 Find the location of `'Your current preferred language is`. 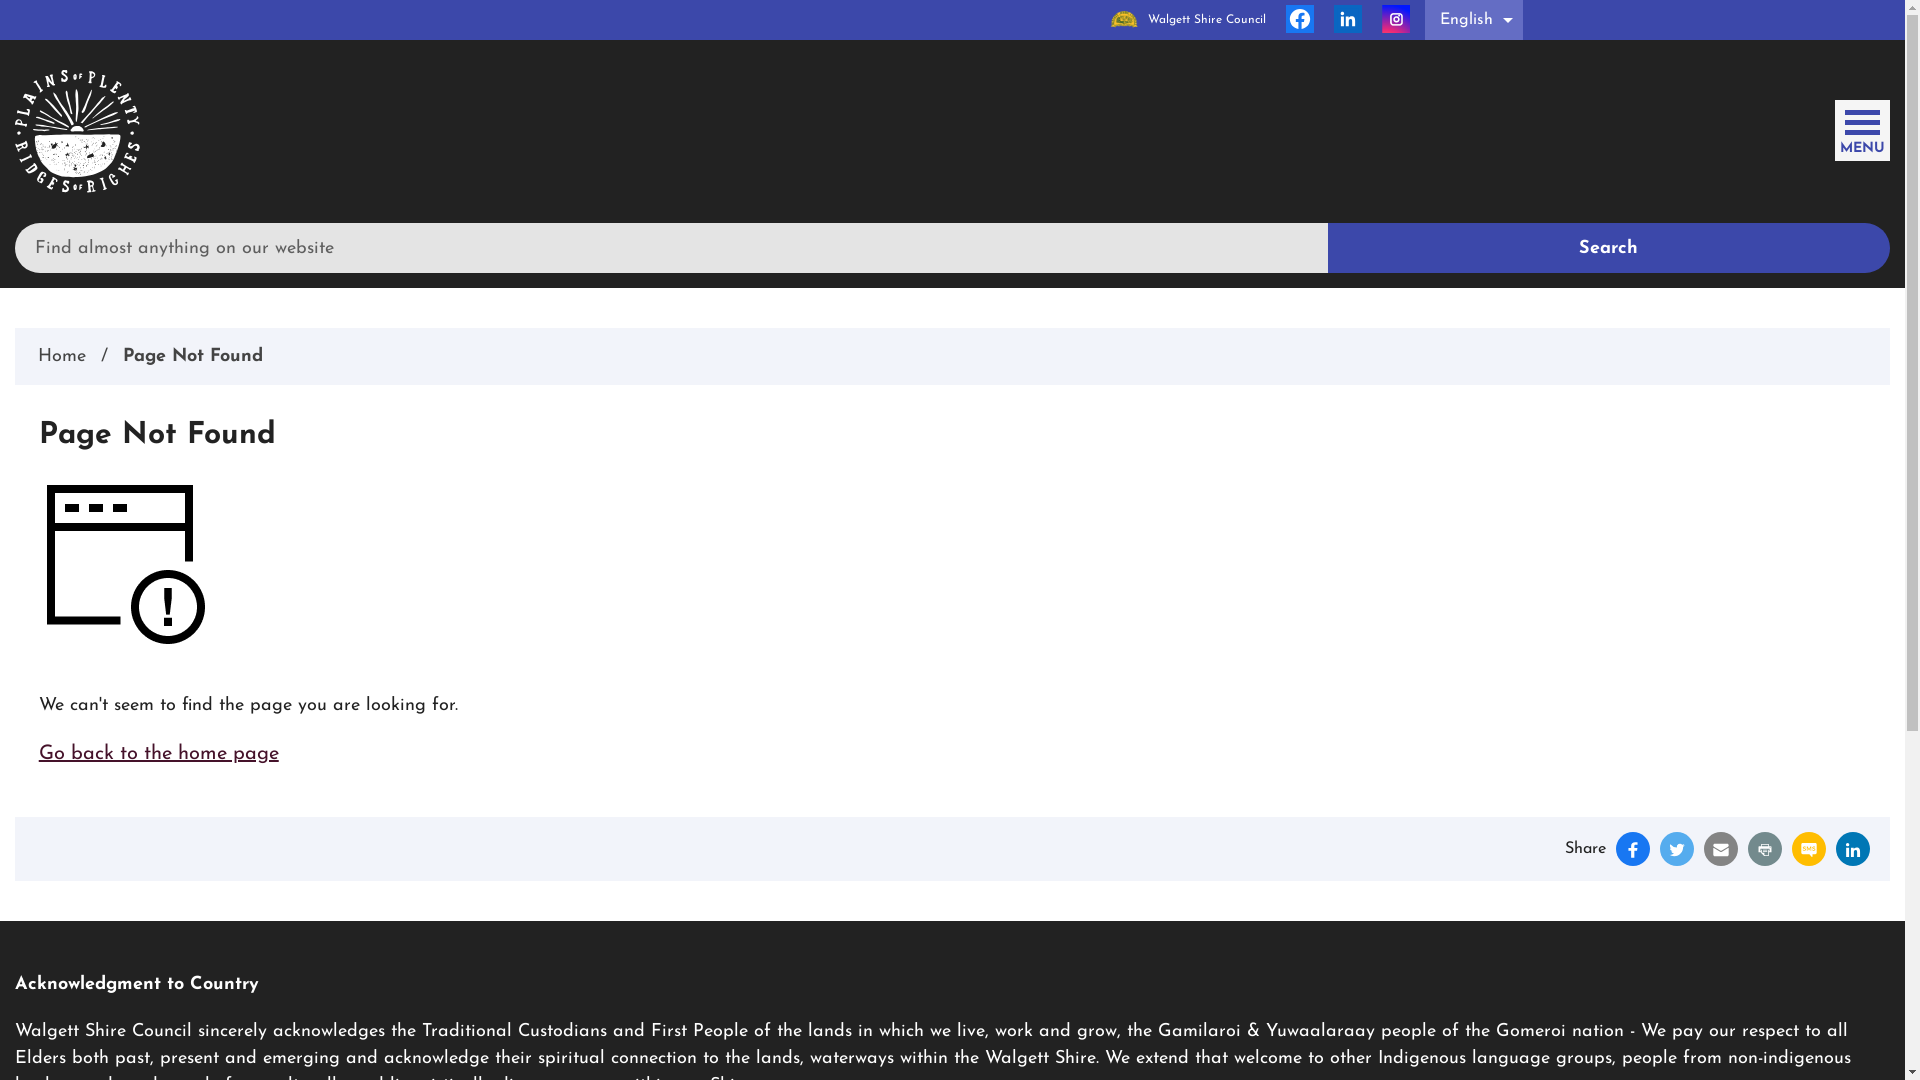

'Your current preferred language is is located at coordinates (1473, 19).